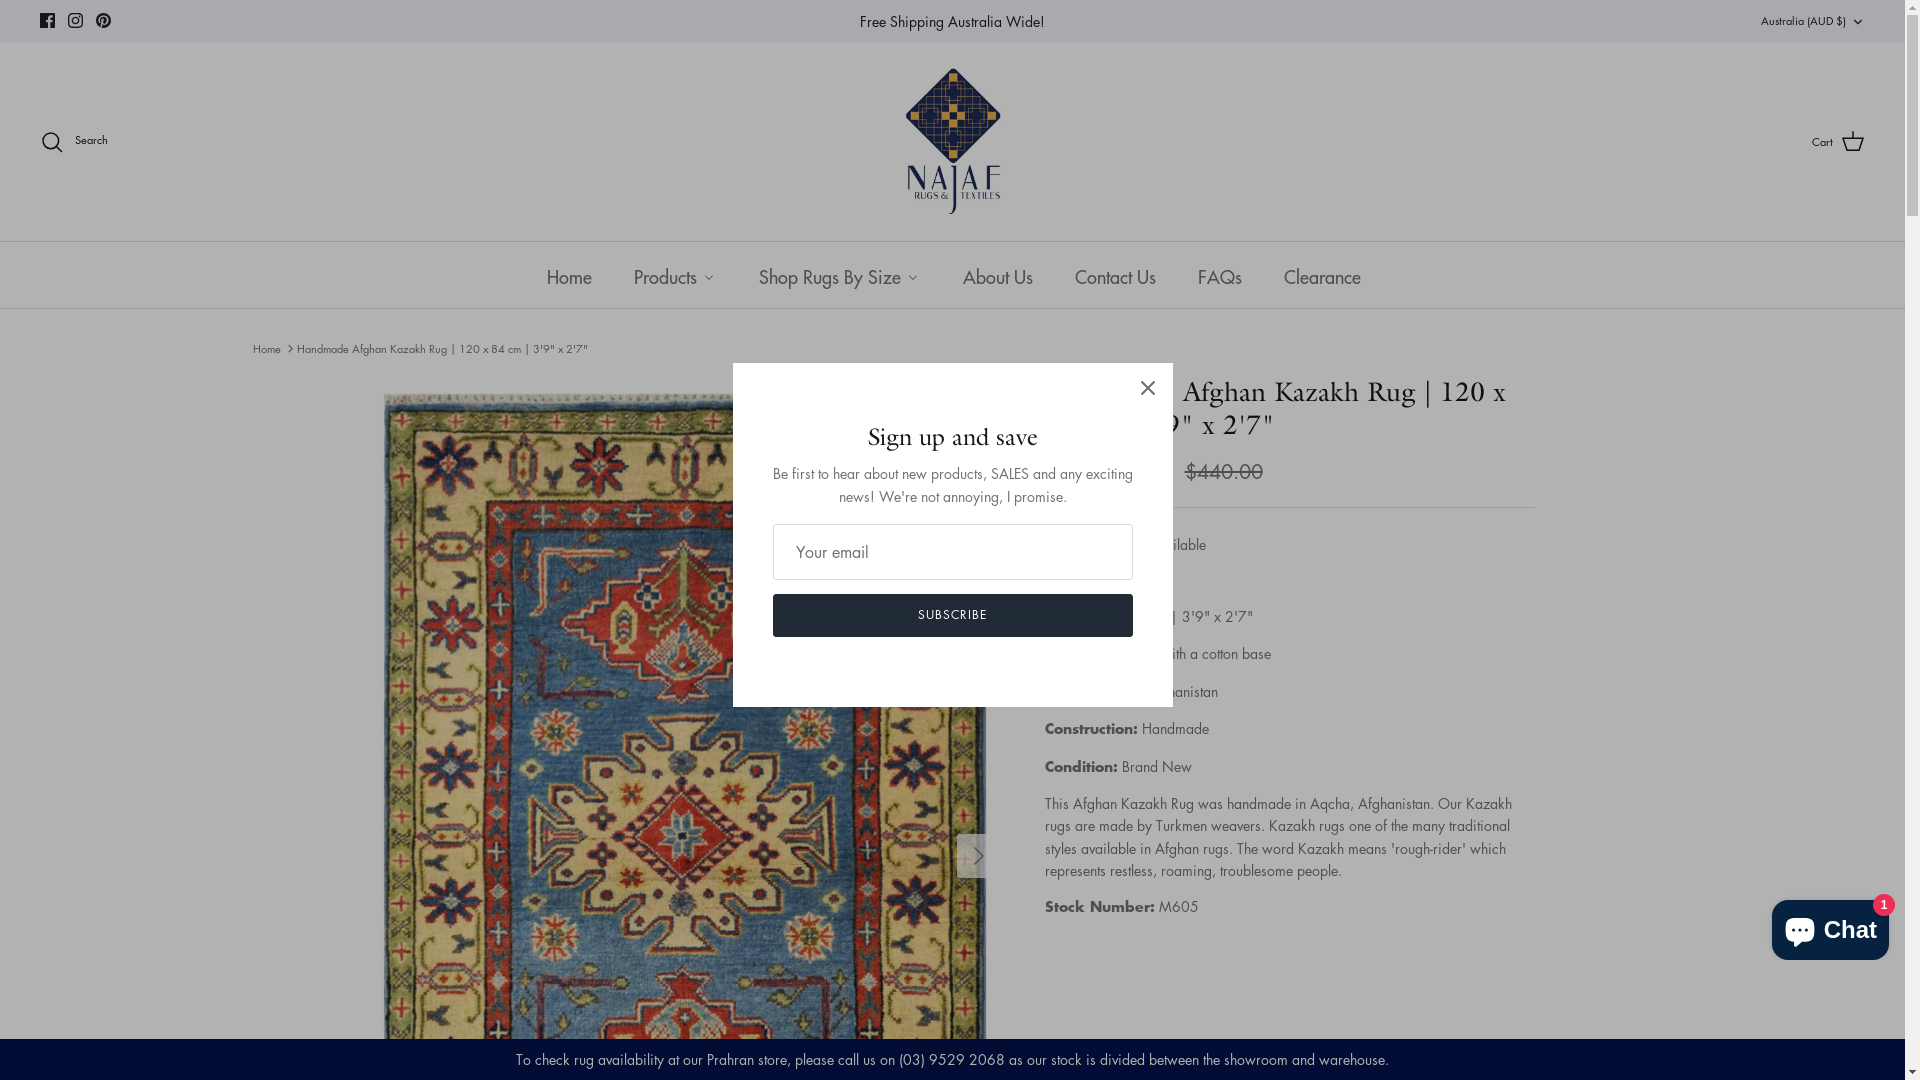 The image size is (1920, 1080). I want to click on 'Search', so click(73, 141).